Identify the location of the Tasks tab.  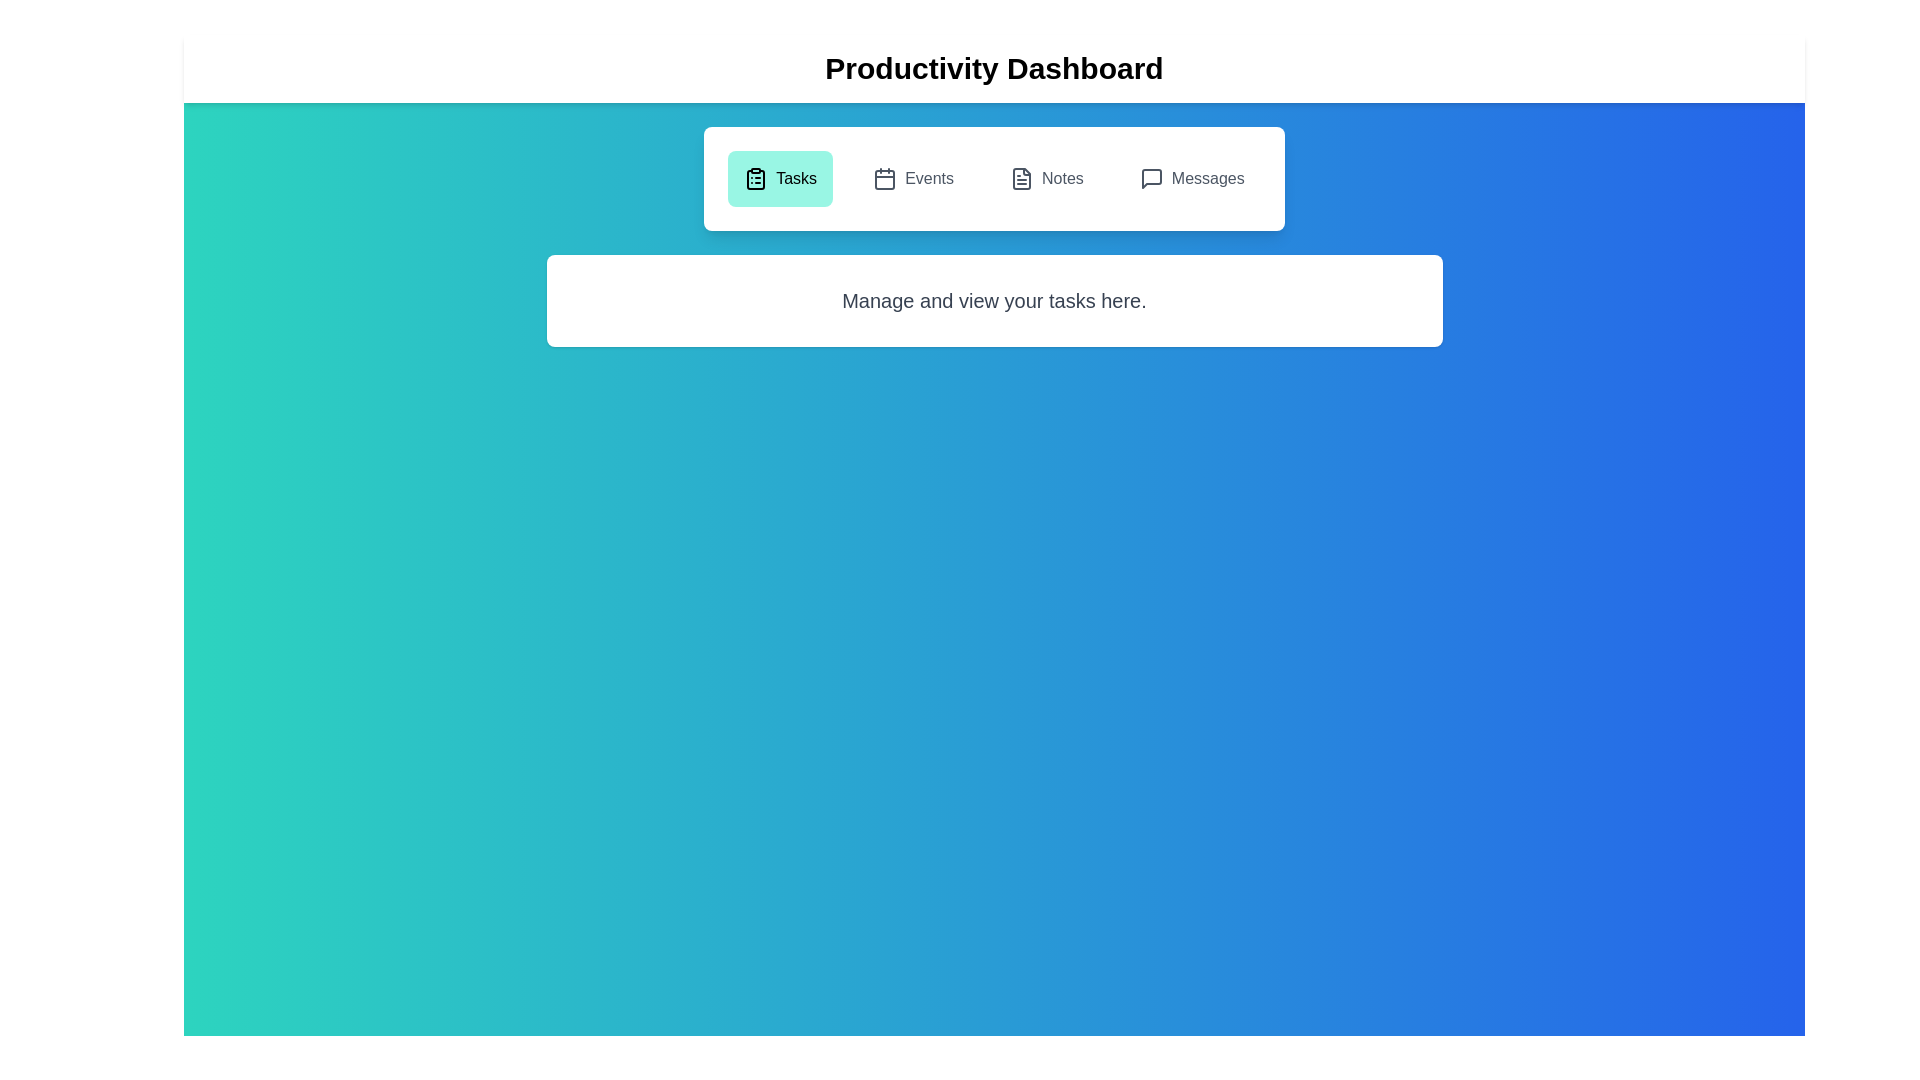
(778, 177).